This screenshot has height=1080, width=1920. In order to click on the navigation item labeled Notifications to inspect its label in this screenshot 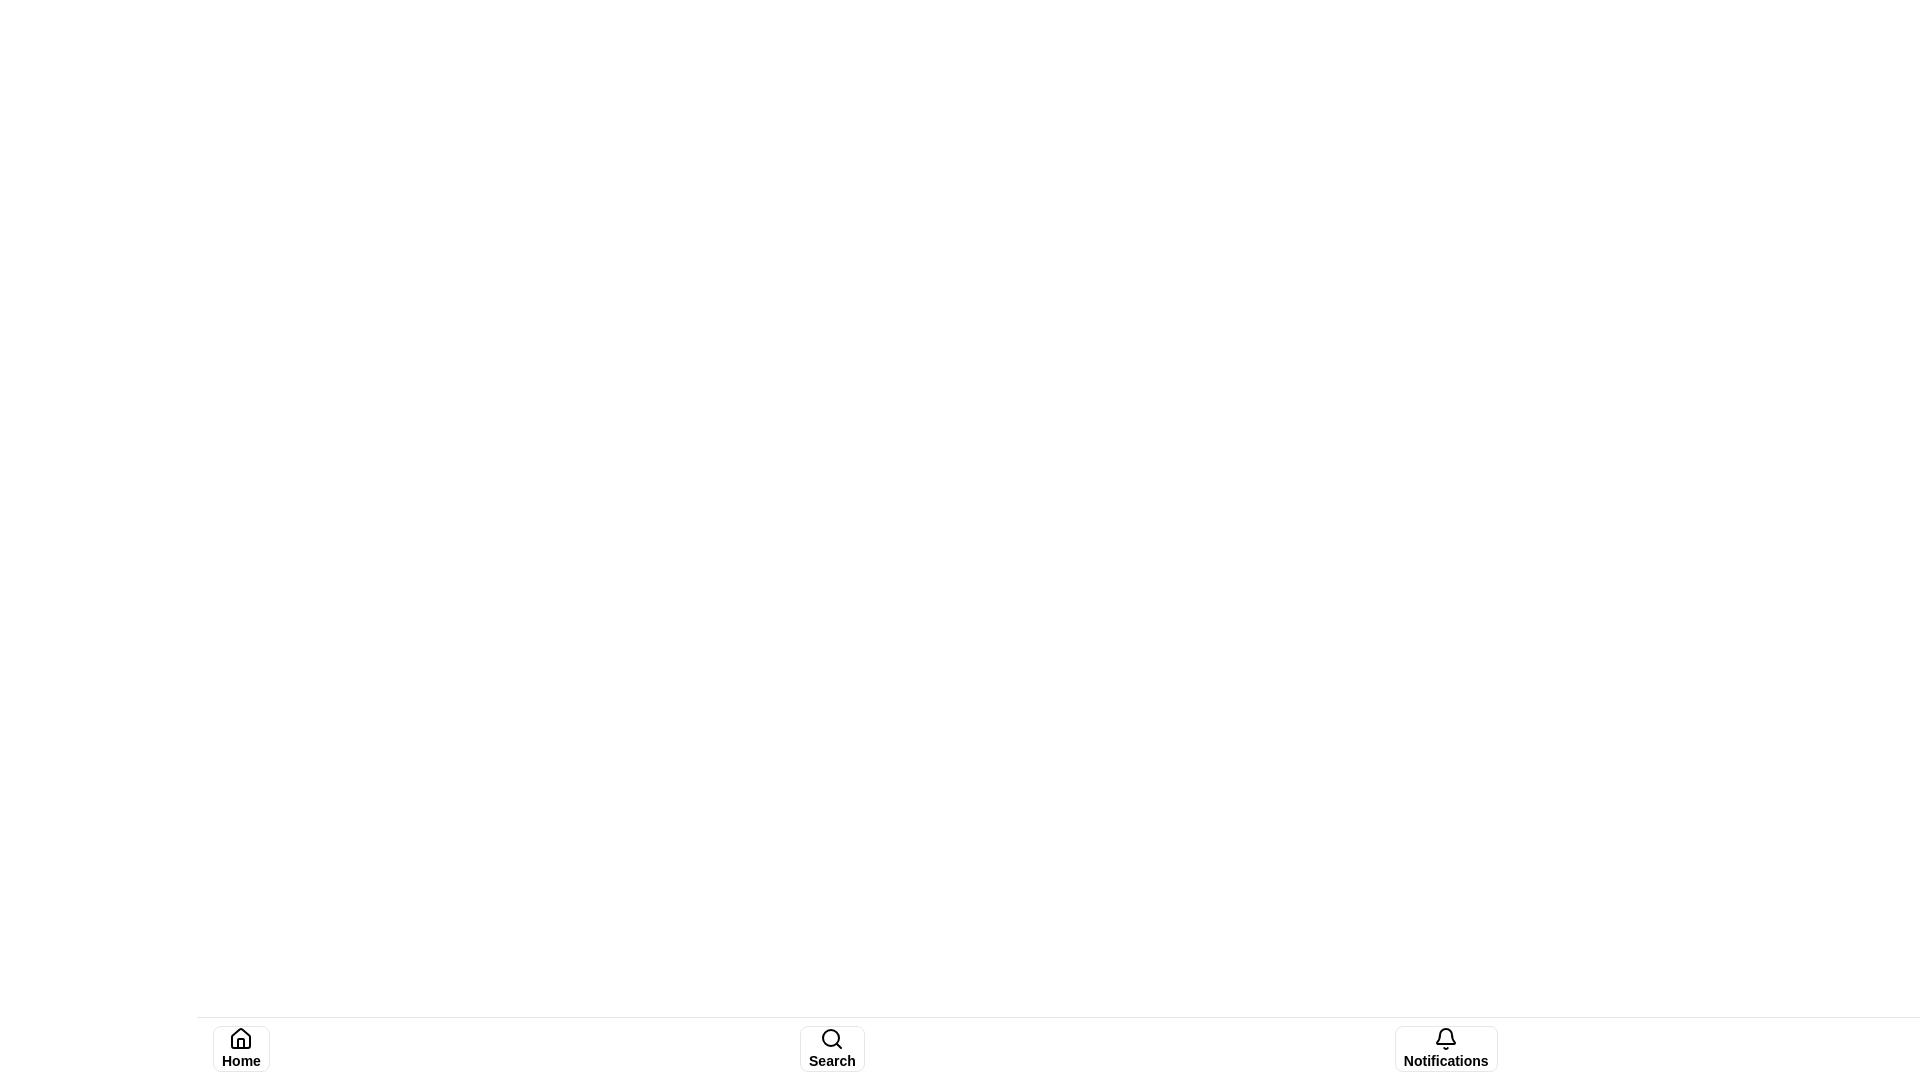, I will do `click(1445, 1048)`.